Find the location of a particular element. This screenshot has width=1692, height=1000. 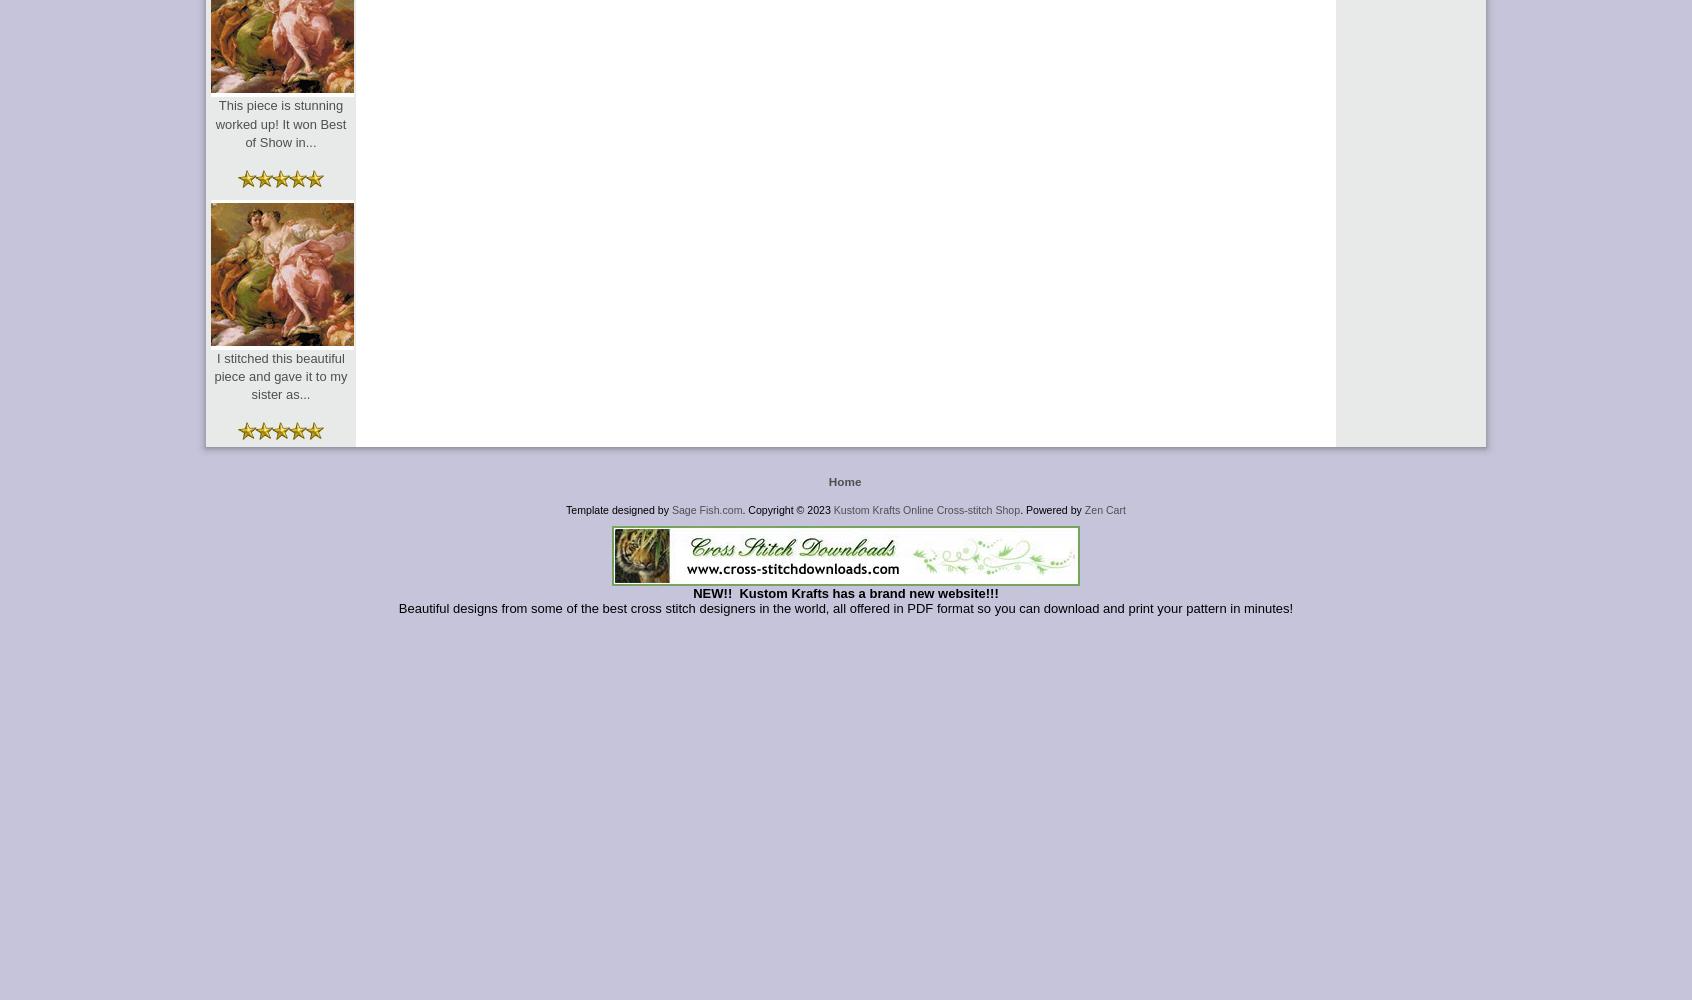

'. Powered by' is located at coordinates (1018, 509).